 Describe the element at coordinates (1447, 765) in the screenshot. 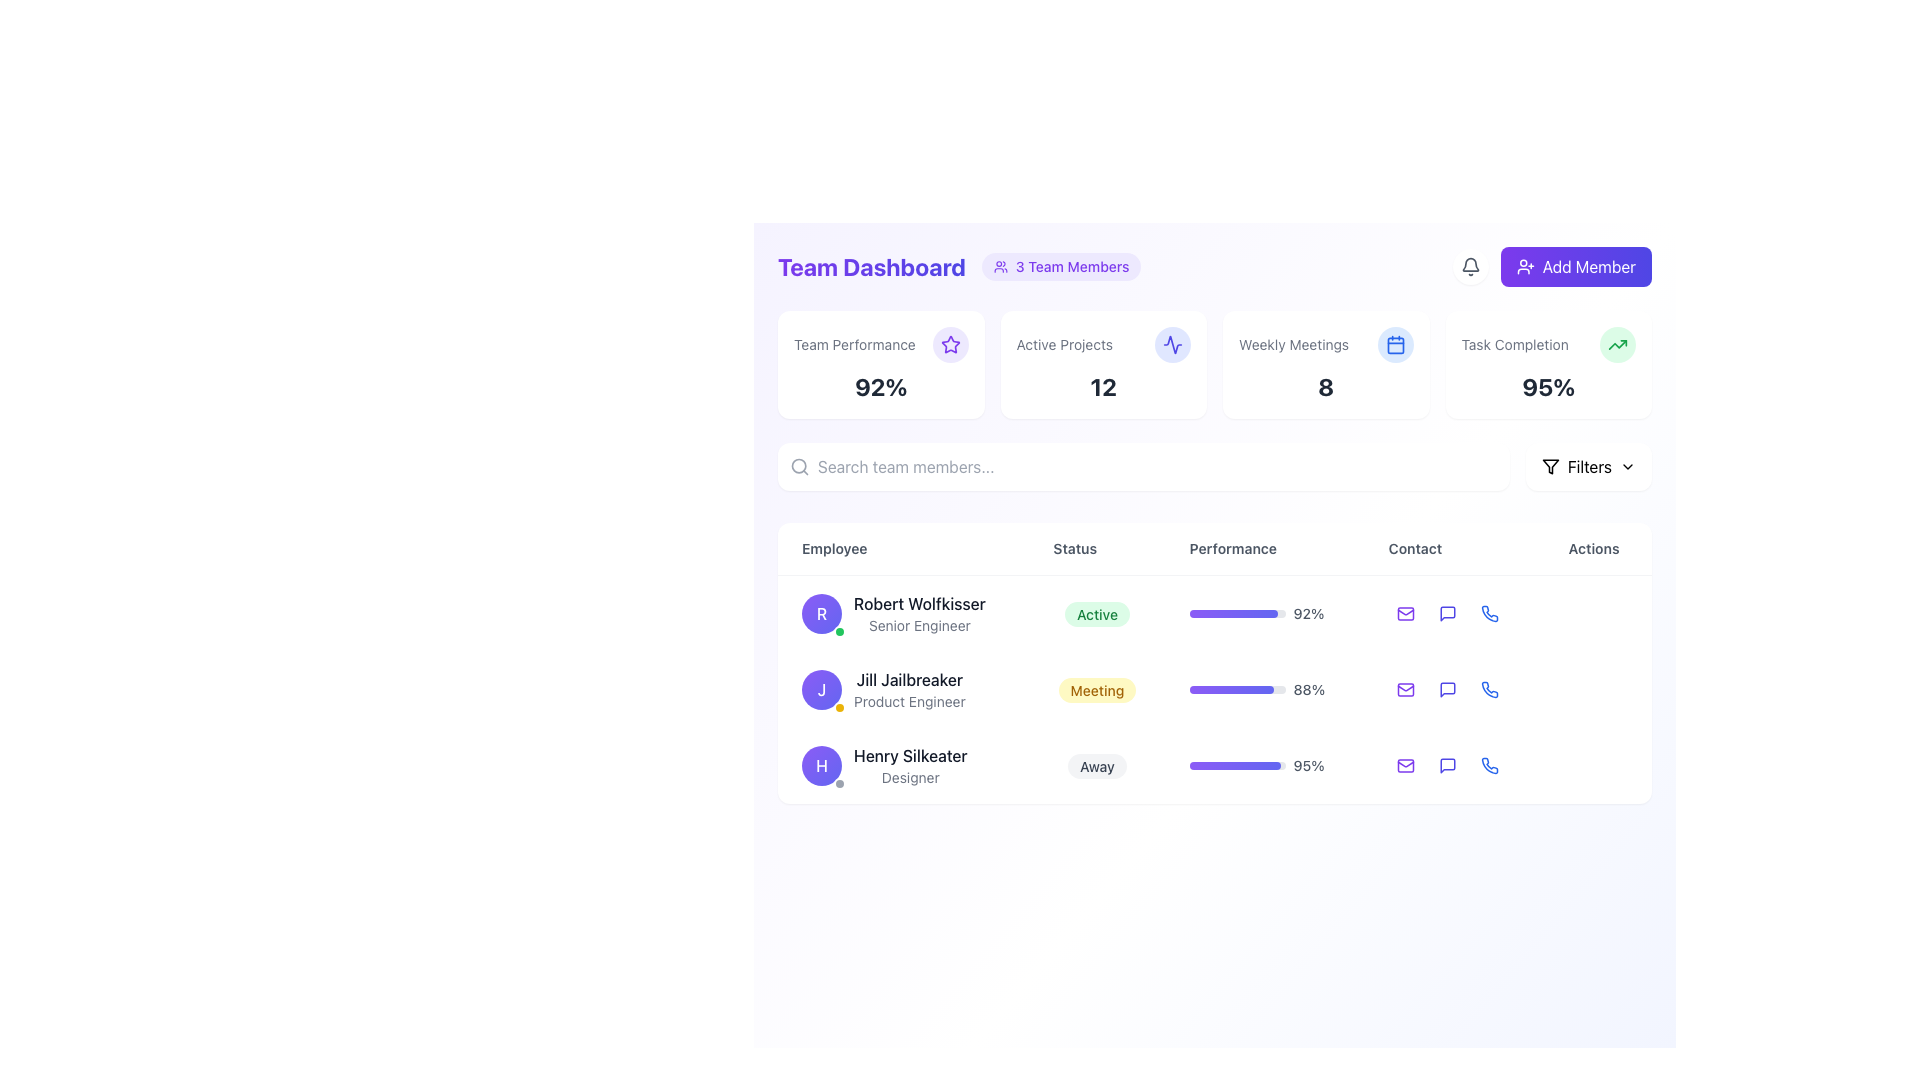

I see `the Icon button in the 'Actions' column of the last row in the table, which is used for communication options like chat or message` at that location.